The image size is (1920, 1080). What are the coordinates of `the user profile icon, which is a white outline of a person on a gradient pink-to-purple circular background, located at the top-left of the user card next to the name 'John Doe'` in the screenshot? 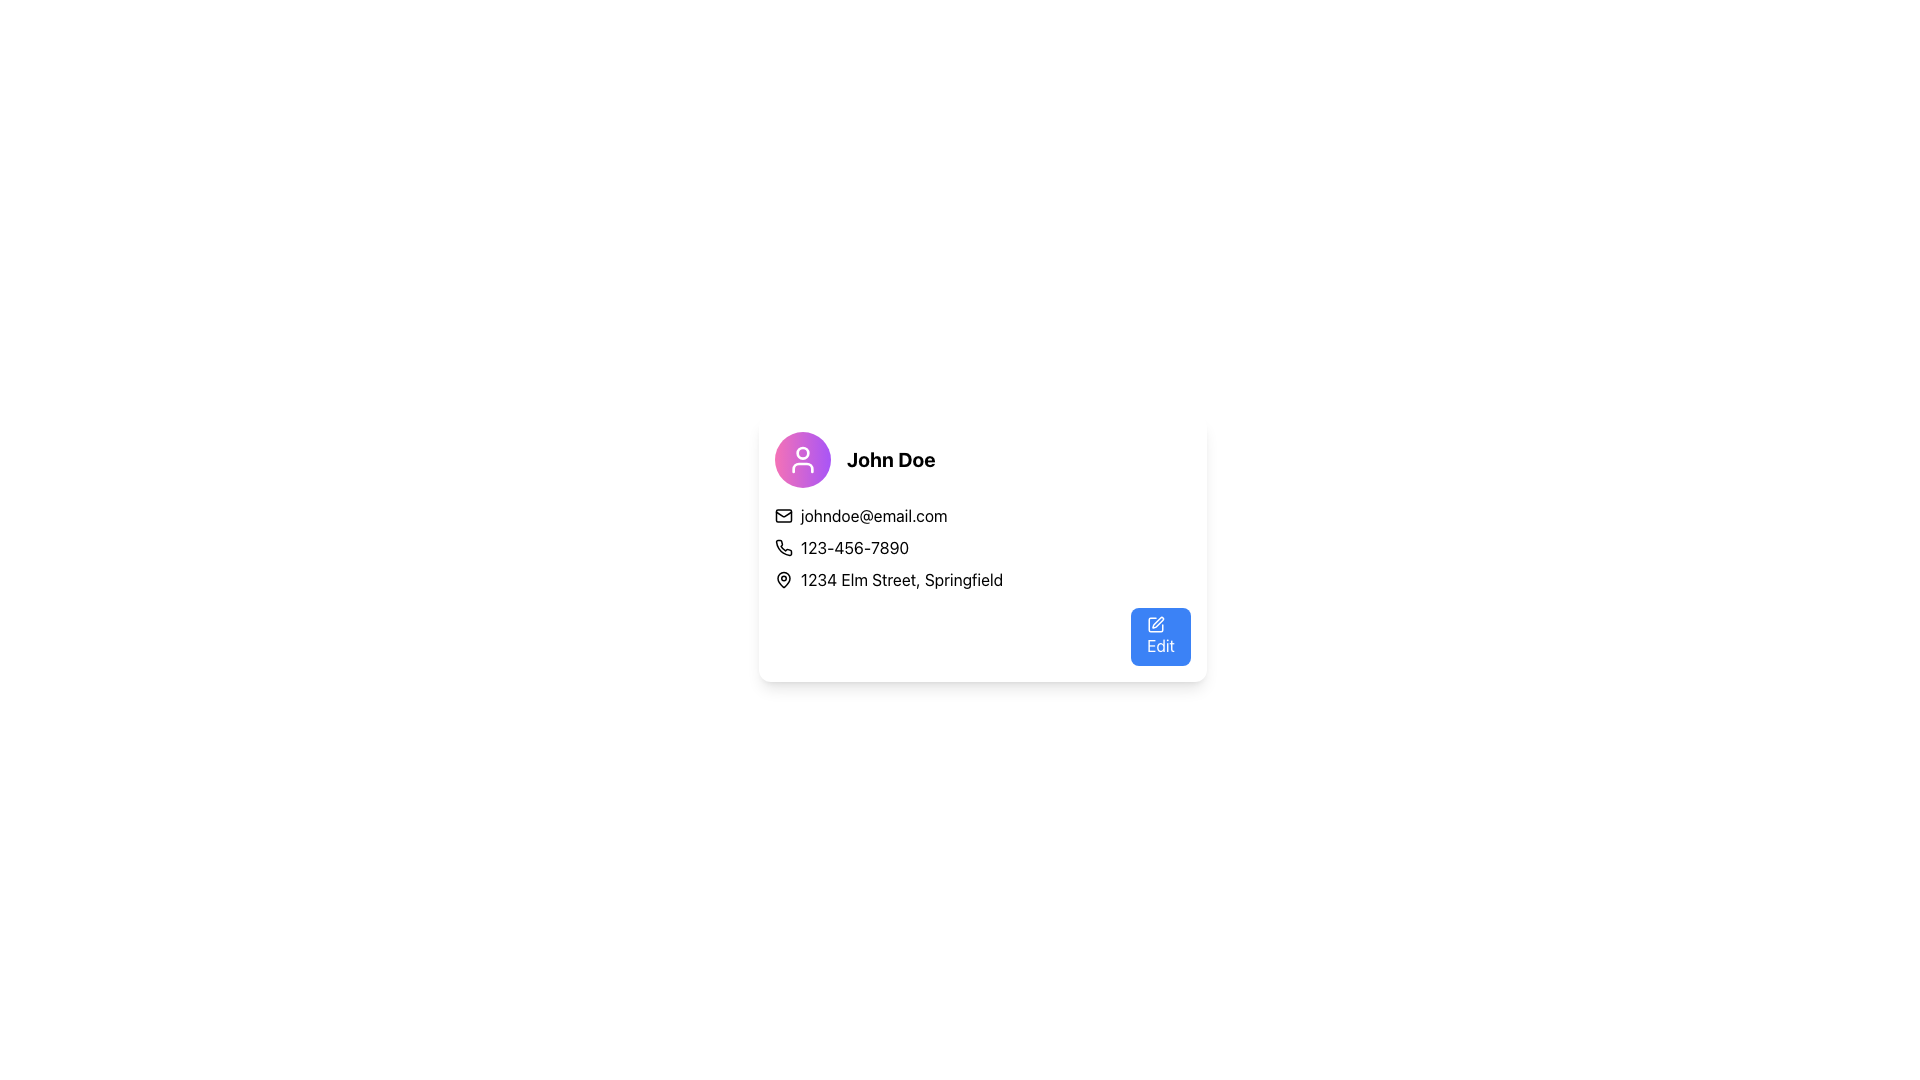 It's located at (802, 459).